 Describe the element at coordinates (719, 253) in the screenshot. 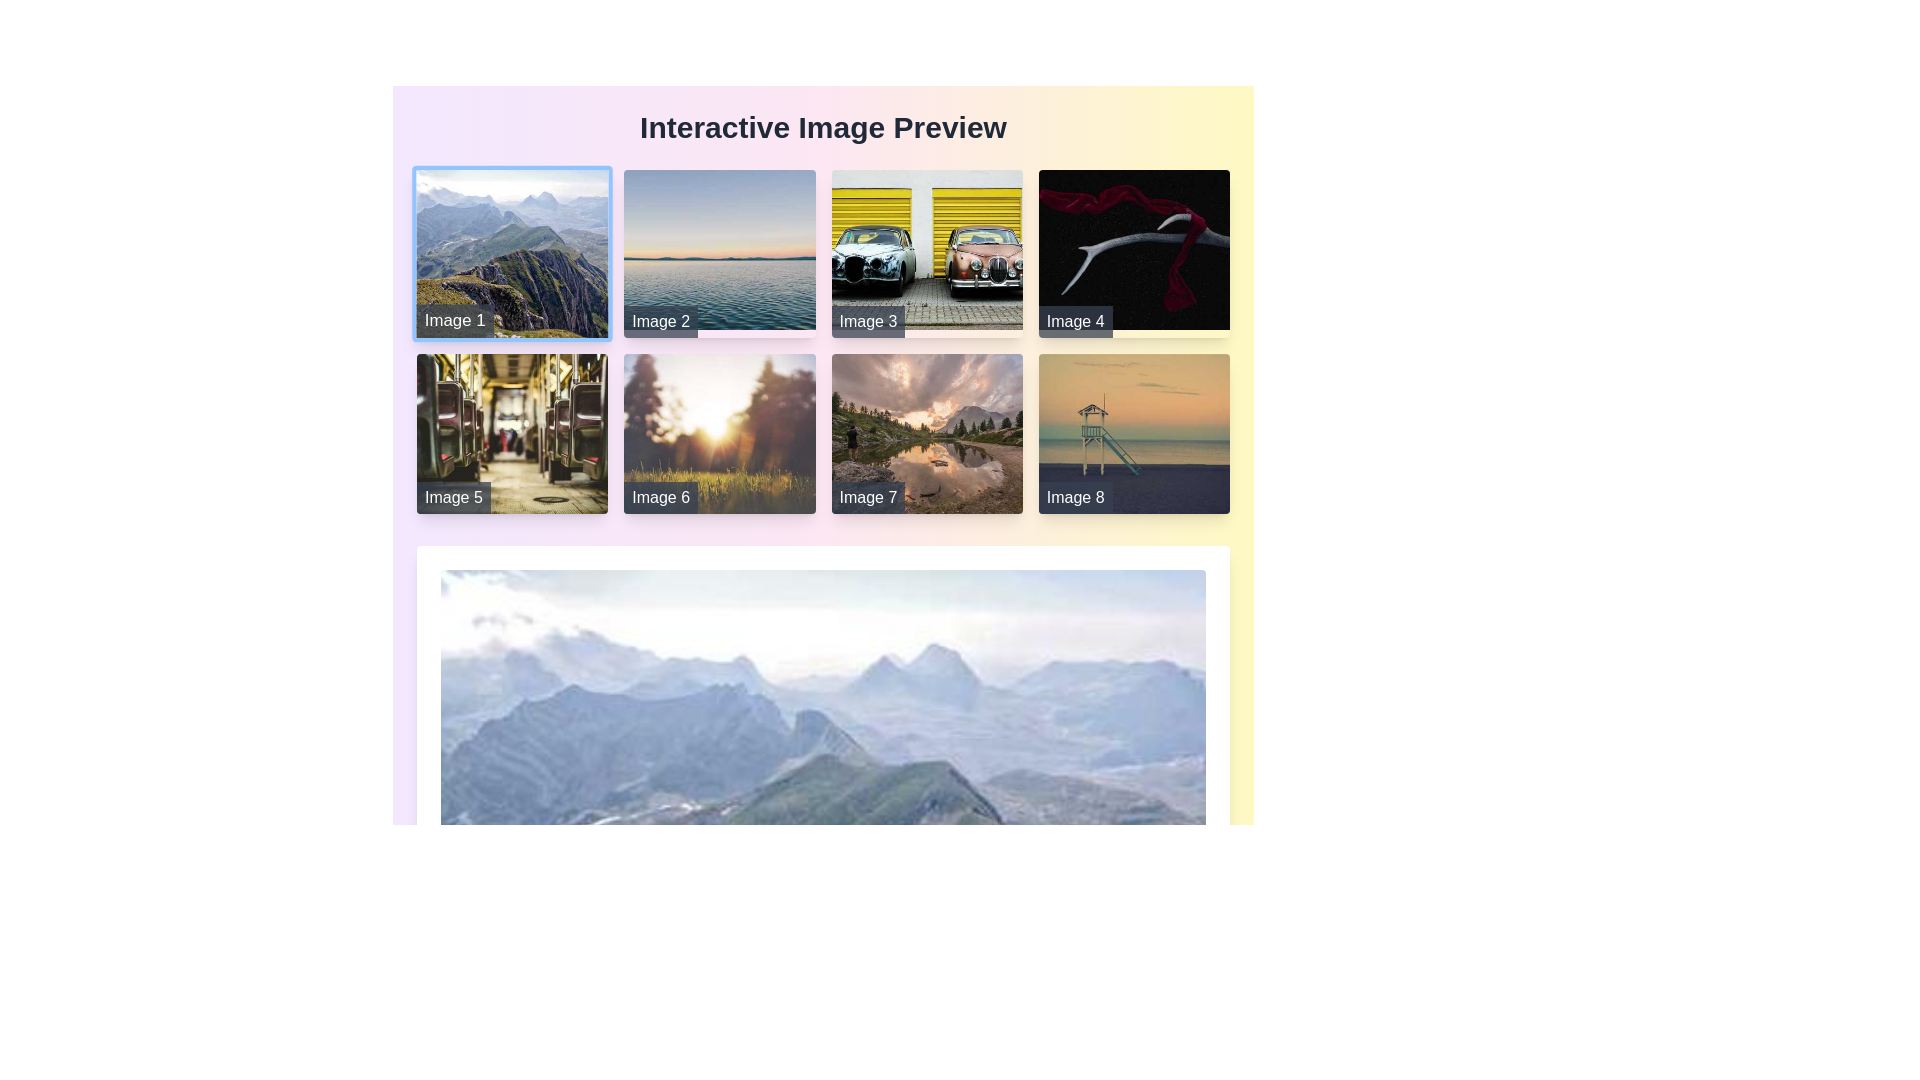

I see `the second image card in the first row of the interactive image grid` at that location.